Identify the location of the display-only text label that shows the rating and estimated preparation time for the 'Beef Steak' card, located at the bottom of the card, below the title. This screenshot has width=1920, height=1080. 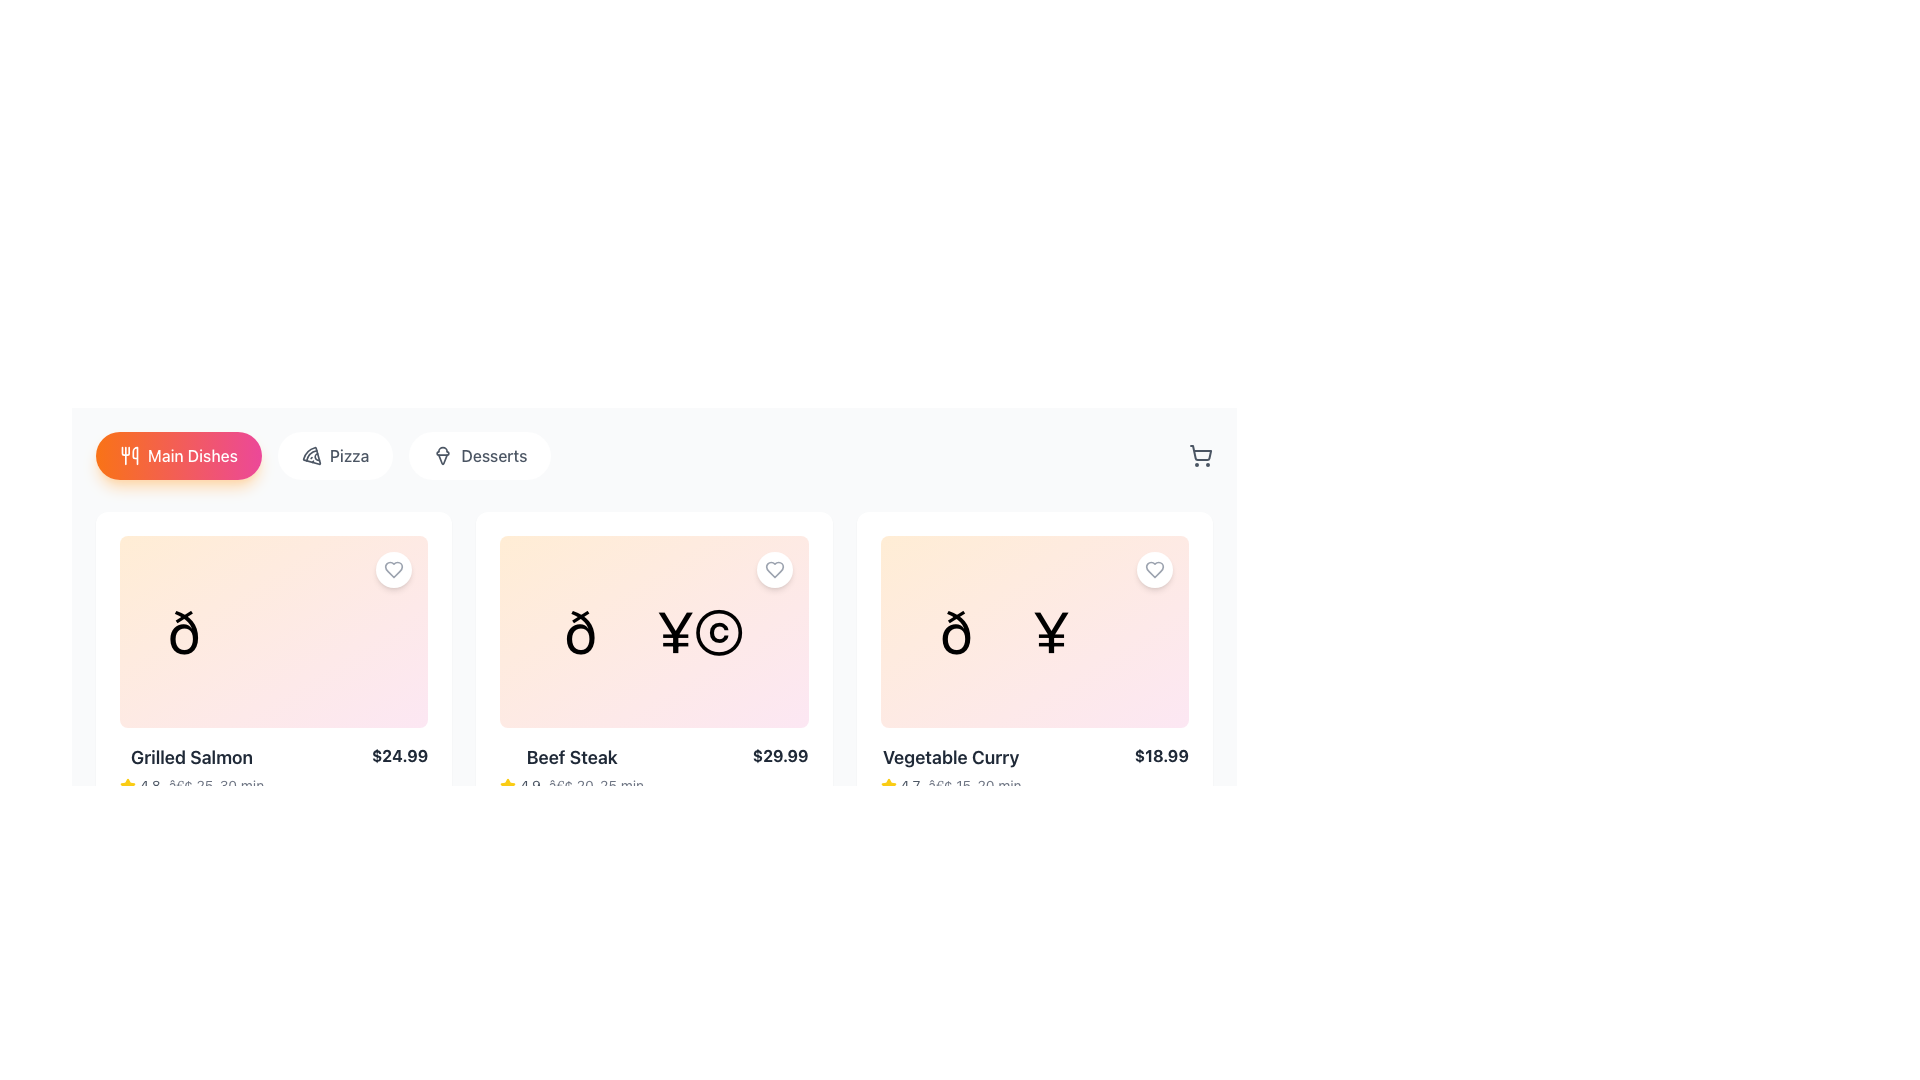
(571, 785).